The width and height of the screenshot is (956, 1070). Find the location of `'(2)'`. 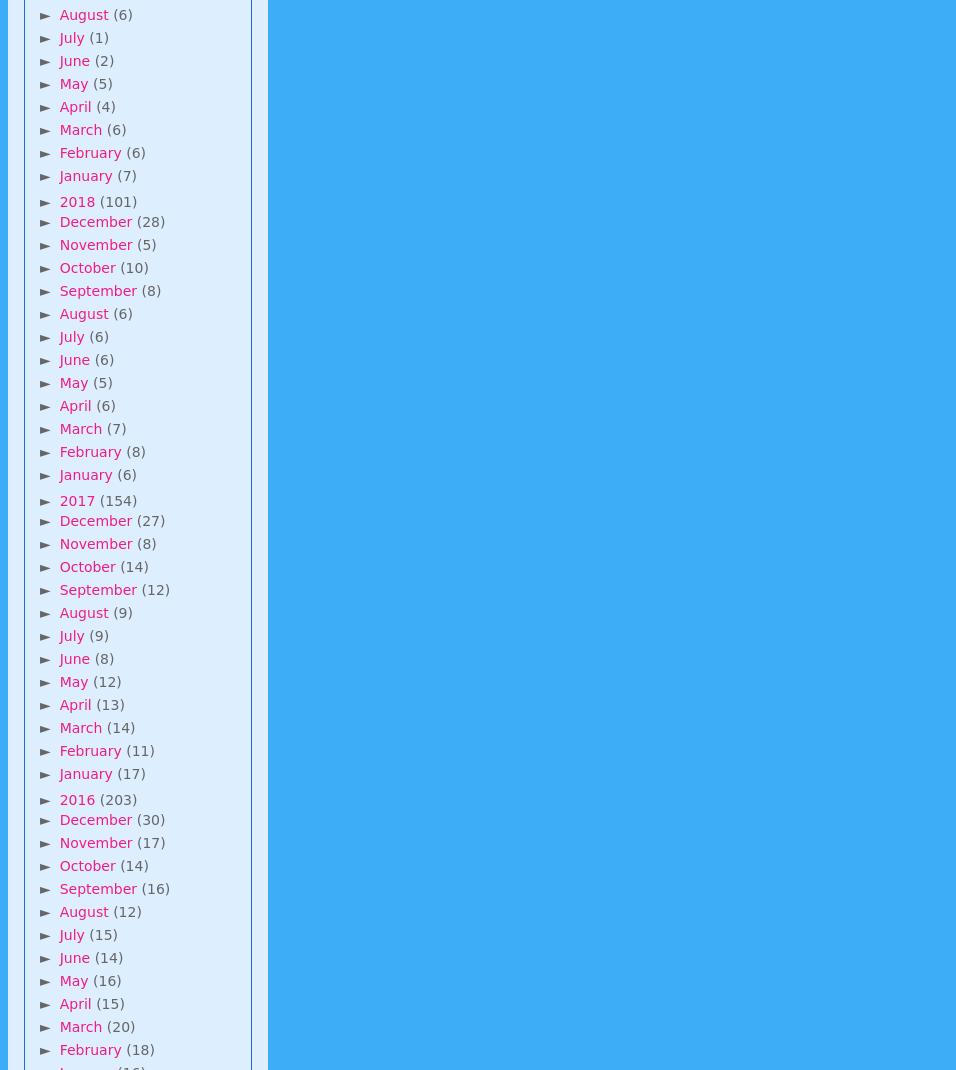

'(2)' is located at coordinates (103, 59).